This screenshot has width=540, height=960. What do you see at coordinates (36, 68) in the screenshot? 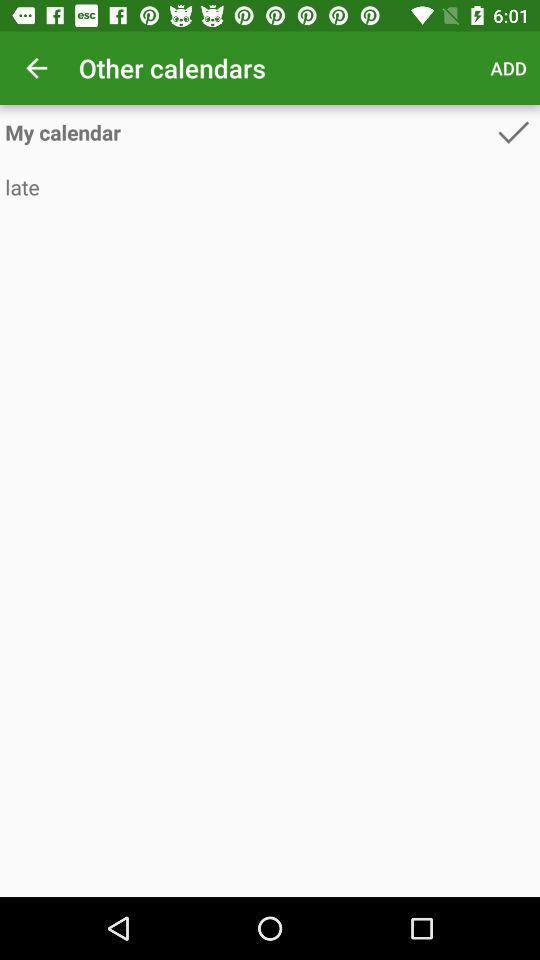
I see `the item above my calendar` at bounding box center [36, 68].